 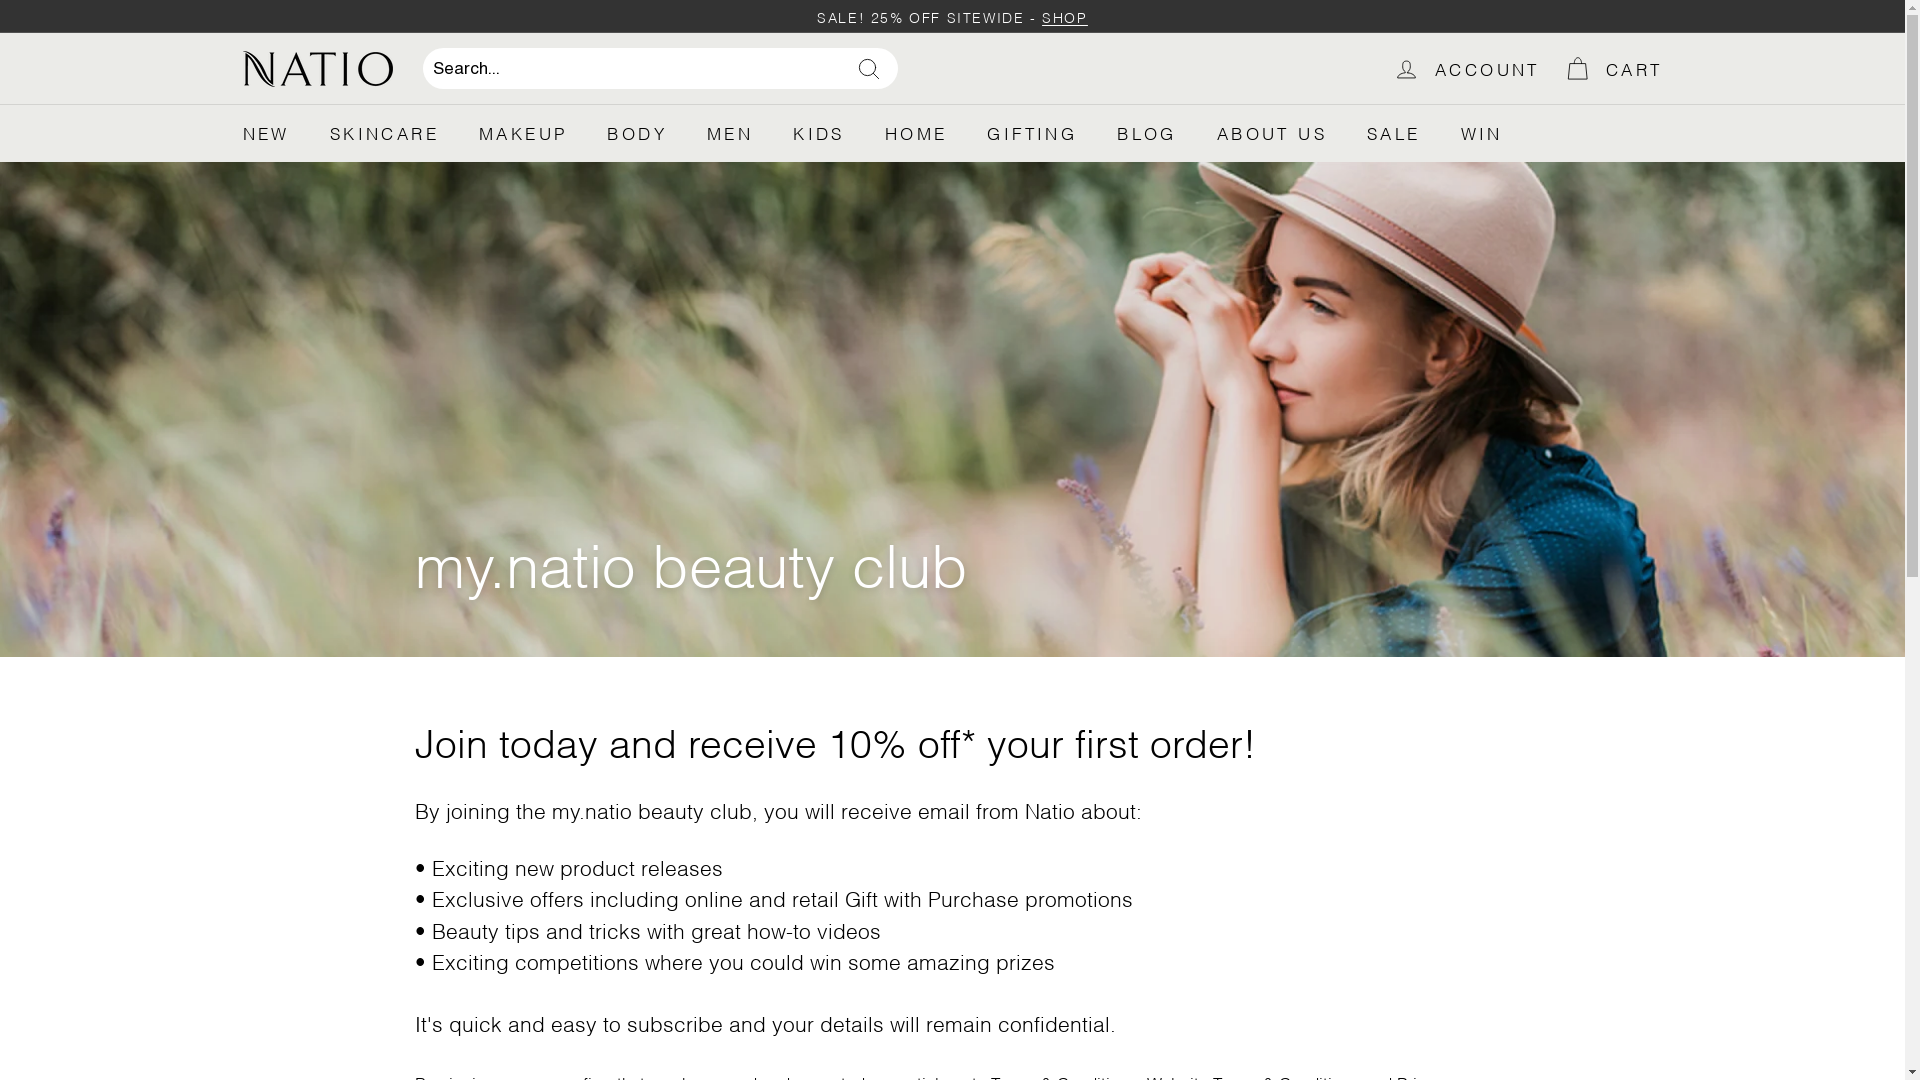 What do you see at coordinates (1058, 16) in the screenshot?
I see `'SHOP'` at bounding box center [1058, 16].